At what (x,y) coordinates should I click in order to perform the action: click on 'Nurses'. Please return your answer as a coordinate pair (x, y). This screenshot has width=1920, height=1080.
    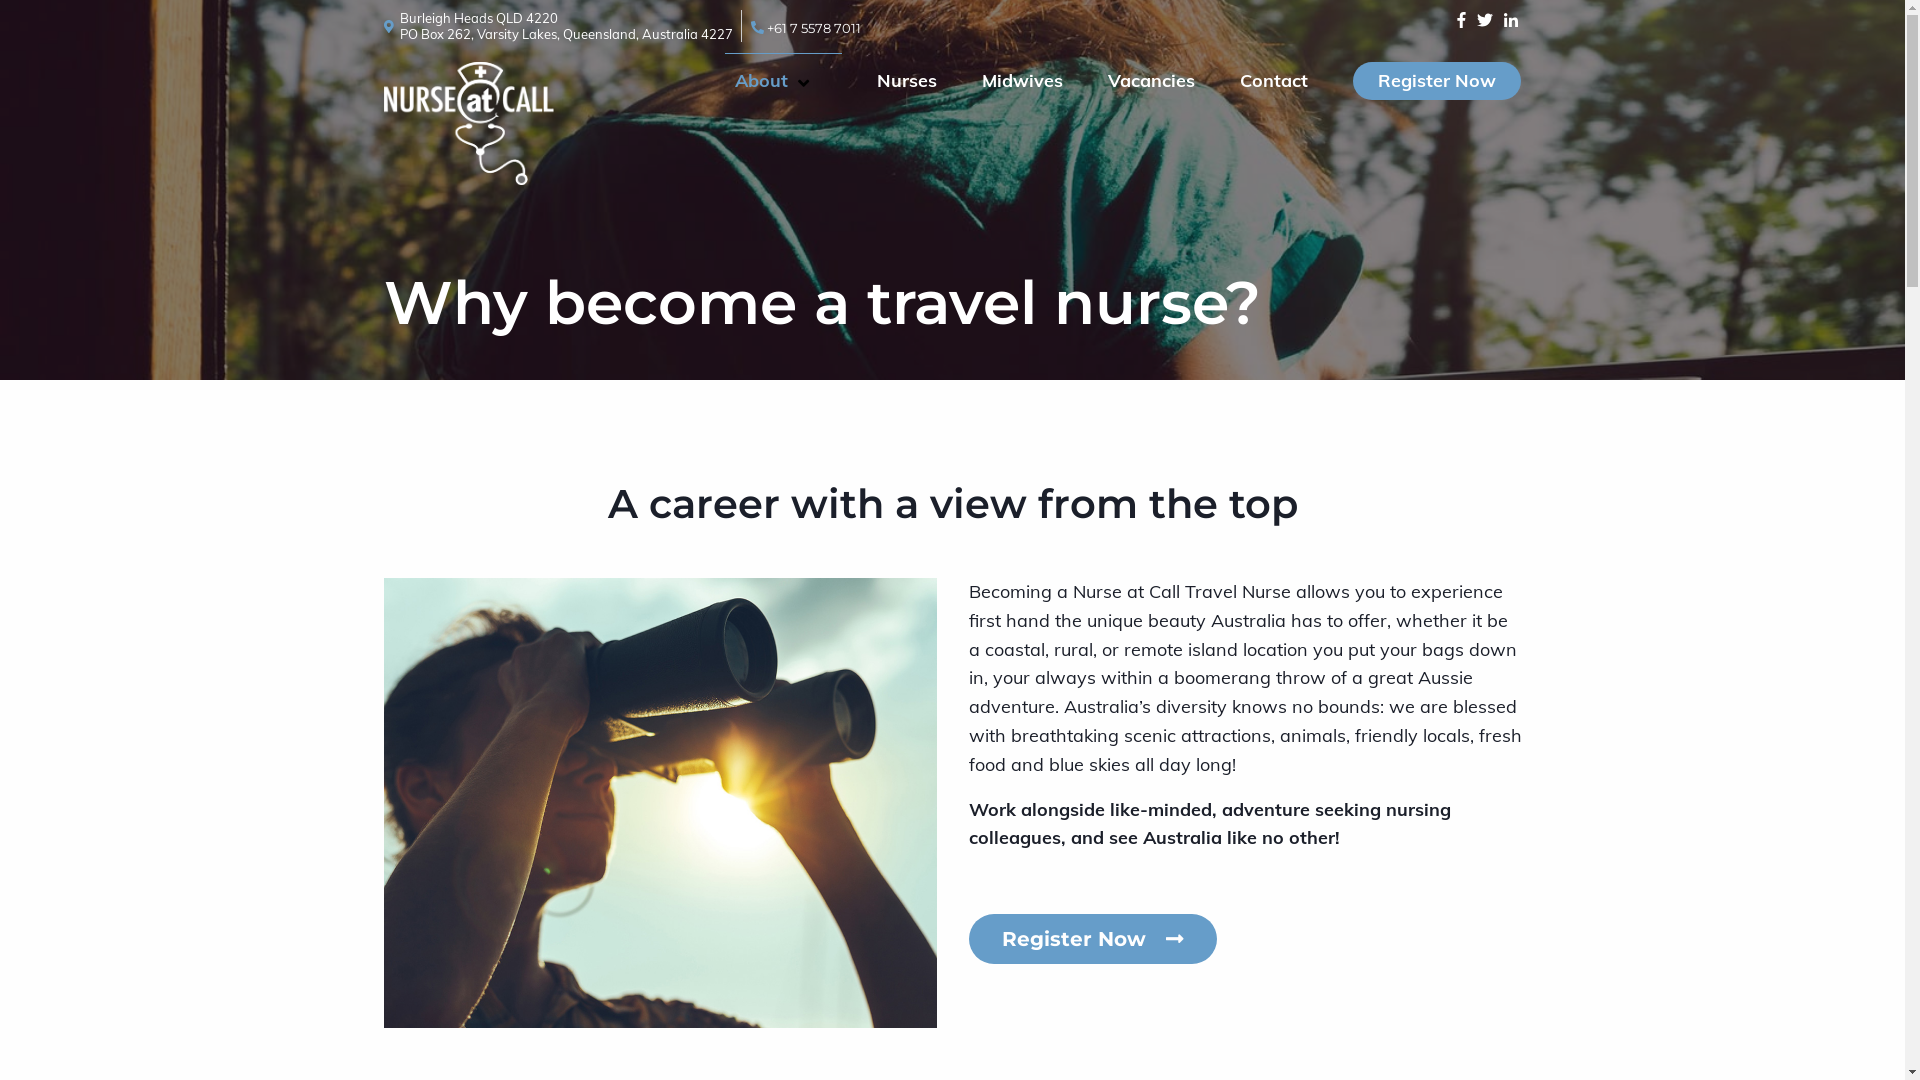
    Looking at the image, I should click on (906, 80).